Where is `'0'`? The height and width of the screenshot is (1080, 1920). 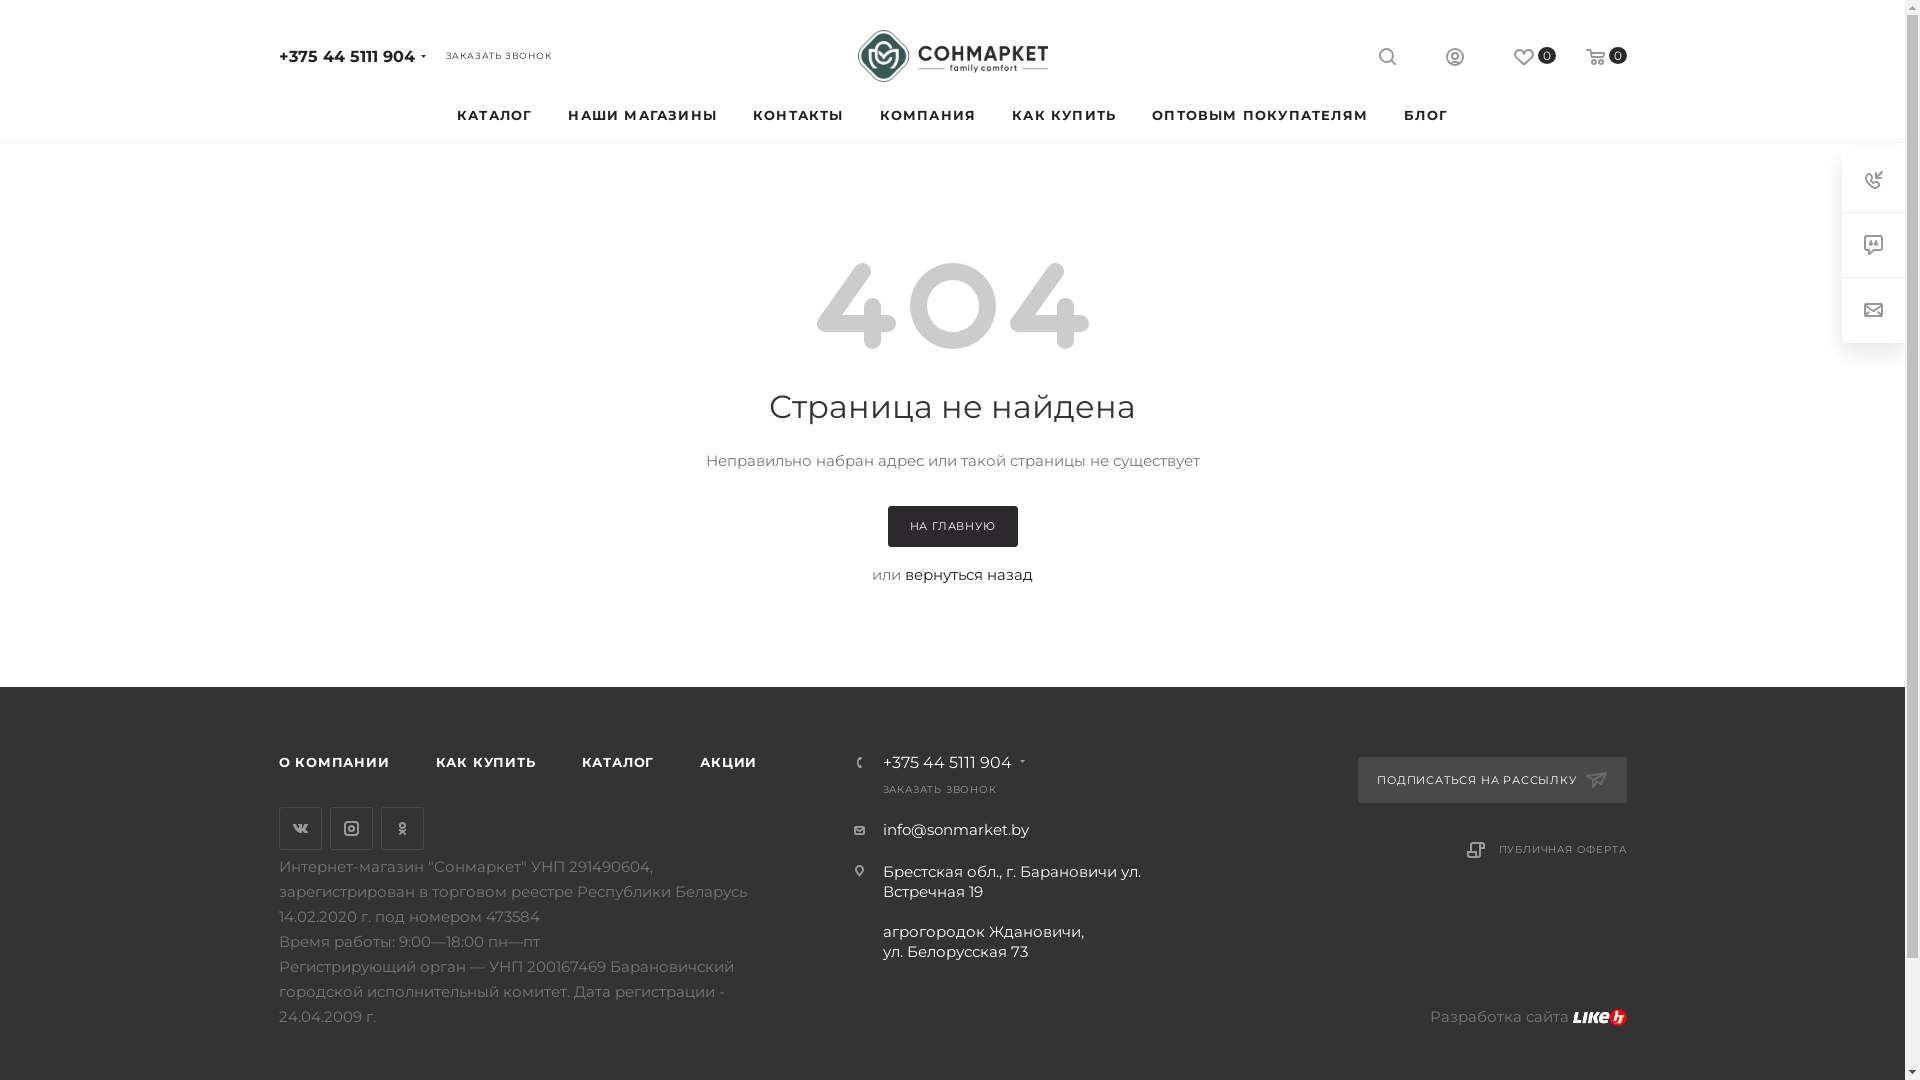
'0' is located at coordinates (1554, 57).